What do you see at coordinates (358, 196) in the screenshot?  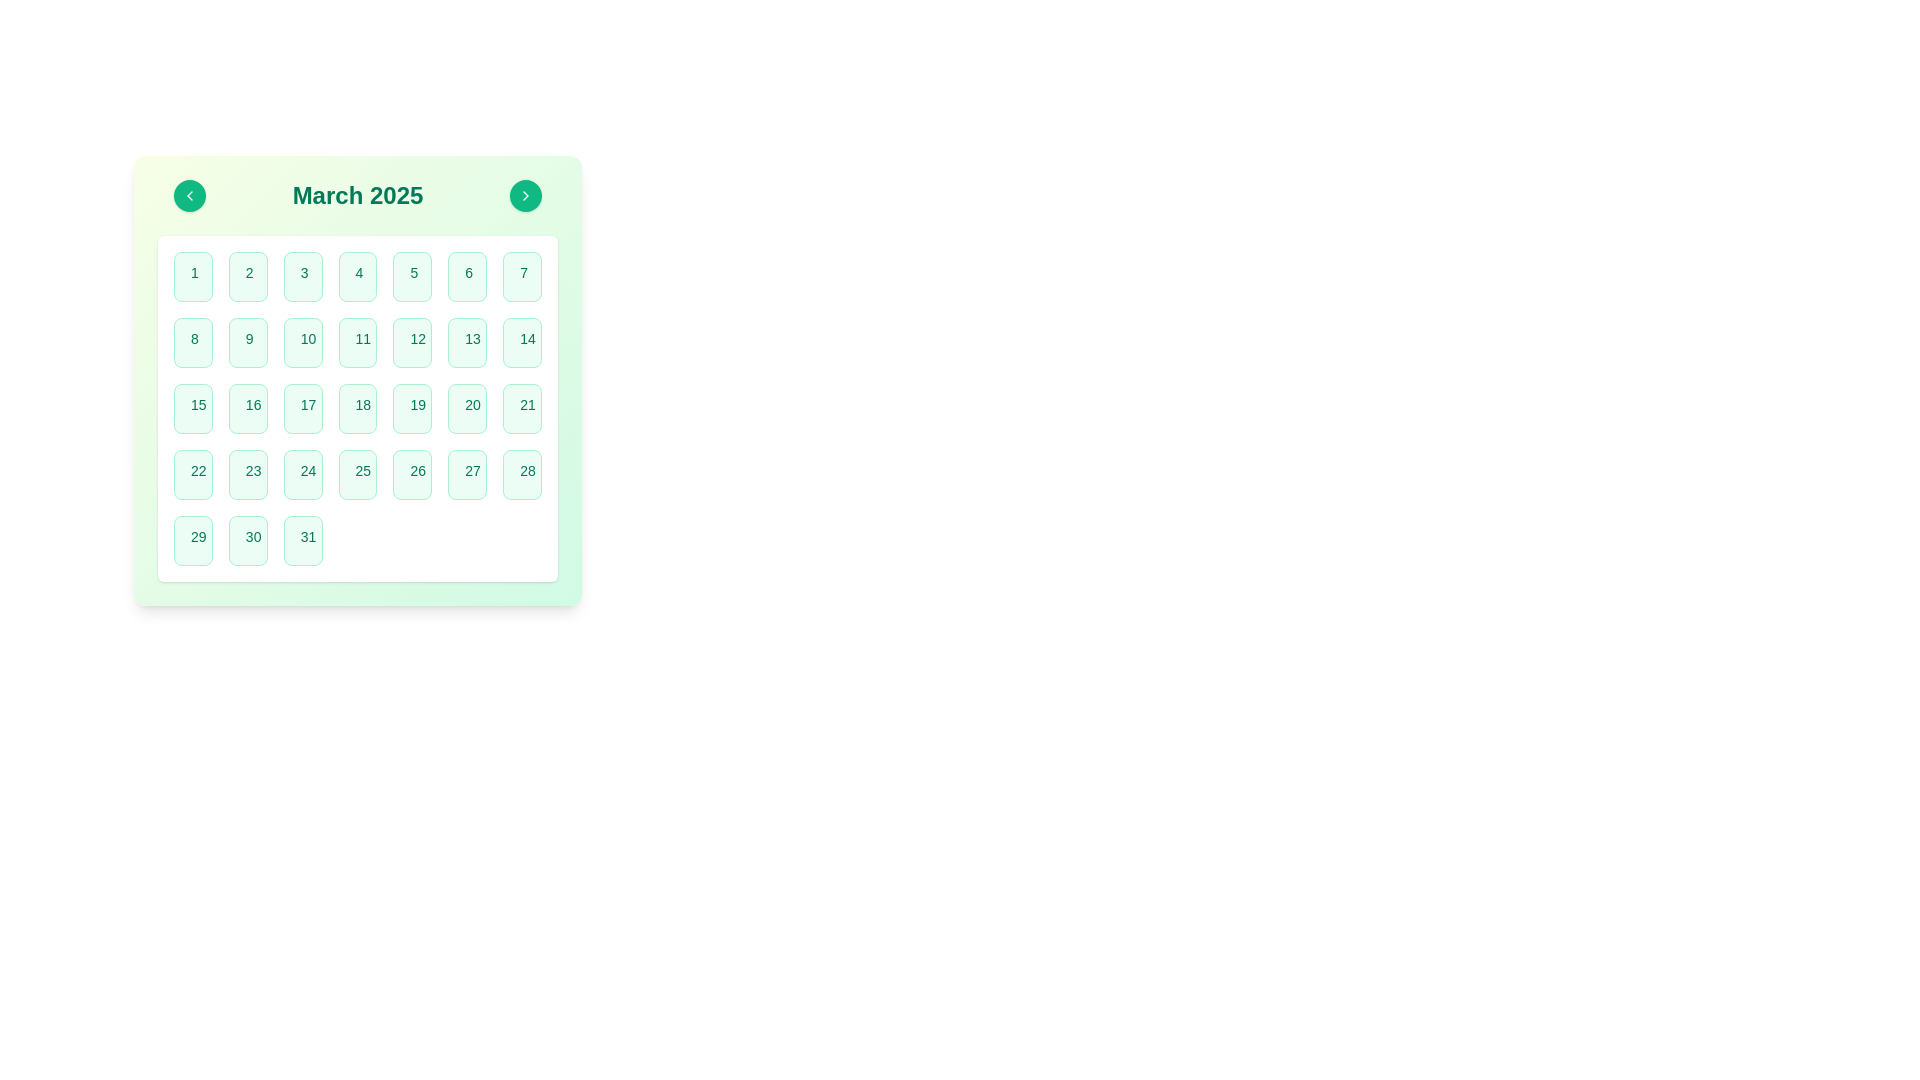 I see `the large text label indicating the current month and year in the calendar view, which is centered in the calendar interface header` at bounding box center [358, 196].